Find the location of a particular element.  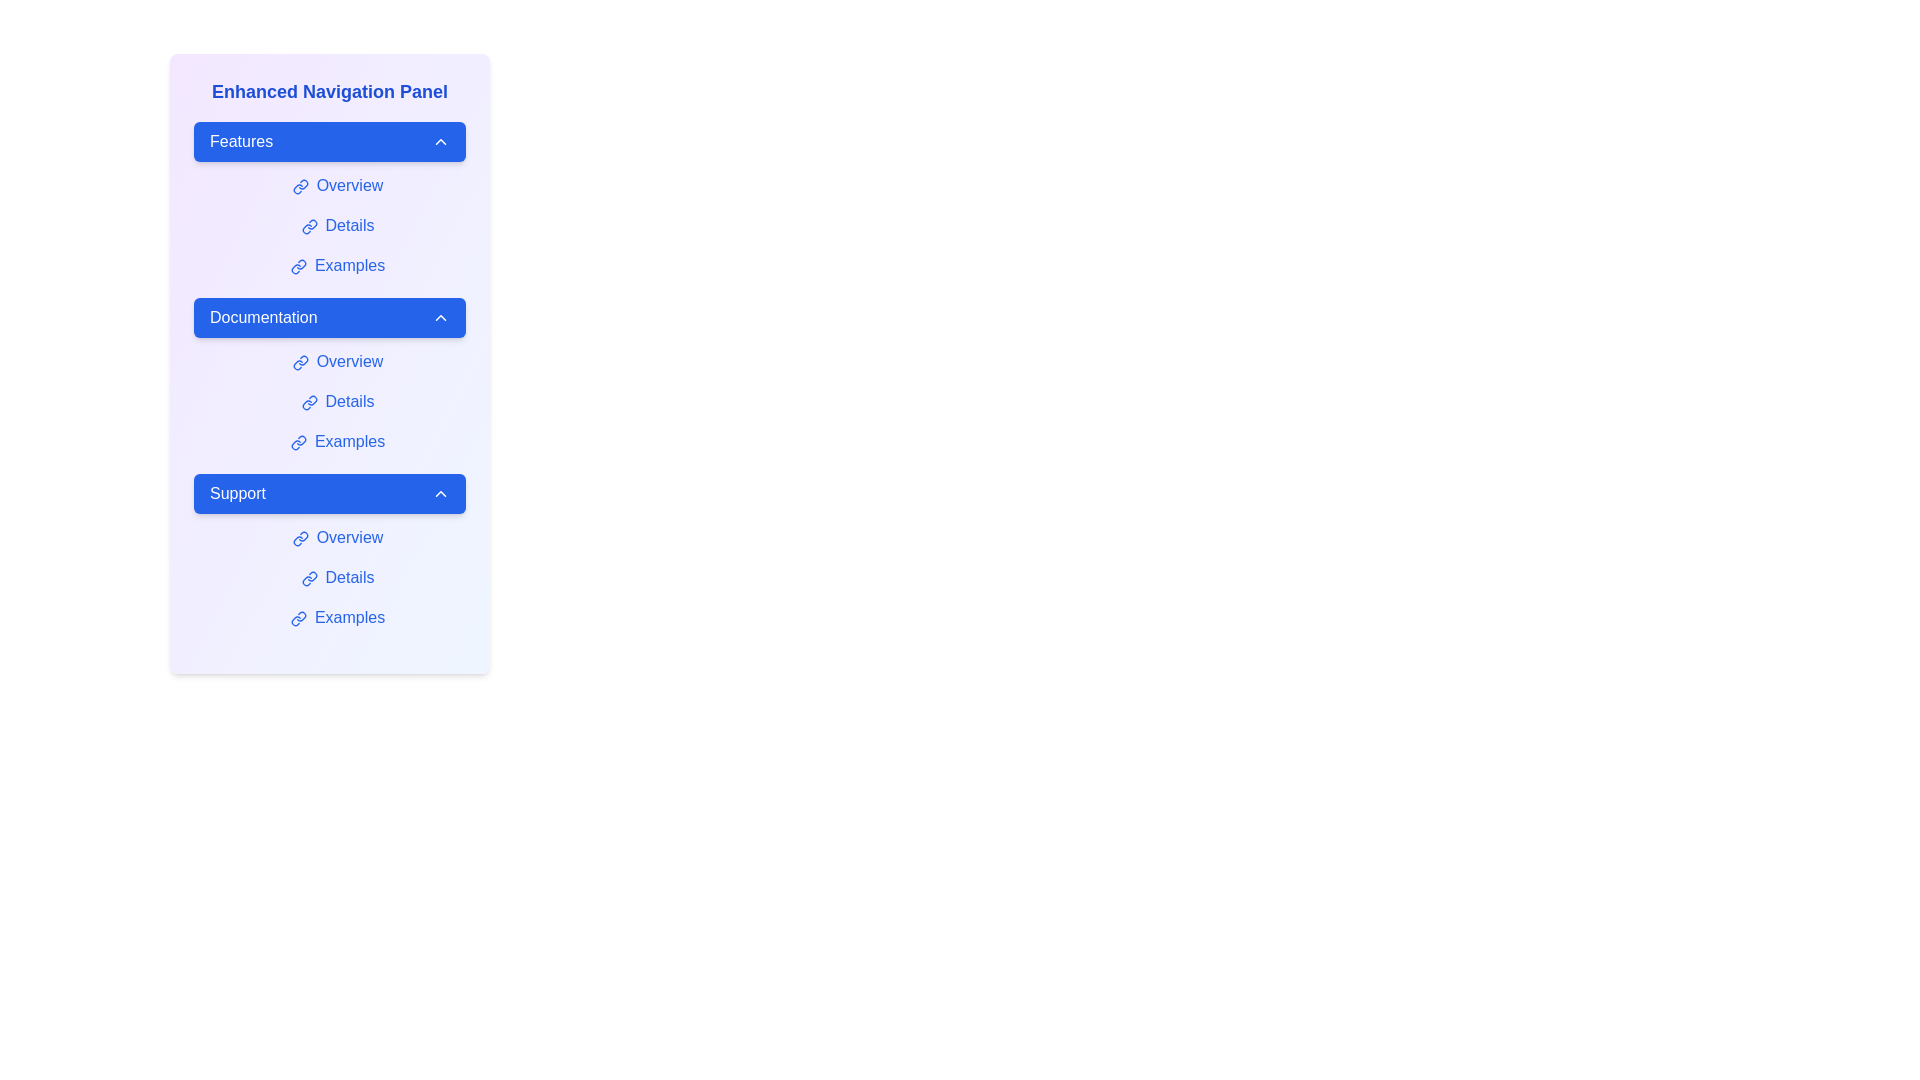

the Chevron icon located at the right edge of the 'Support' button is located at coordinates (440, 493).